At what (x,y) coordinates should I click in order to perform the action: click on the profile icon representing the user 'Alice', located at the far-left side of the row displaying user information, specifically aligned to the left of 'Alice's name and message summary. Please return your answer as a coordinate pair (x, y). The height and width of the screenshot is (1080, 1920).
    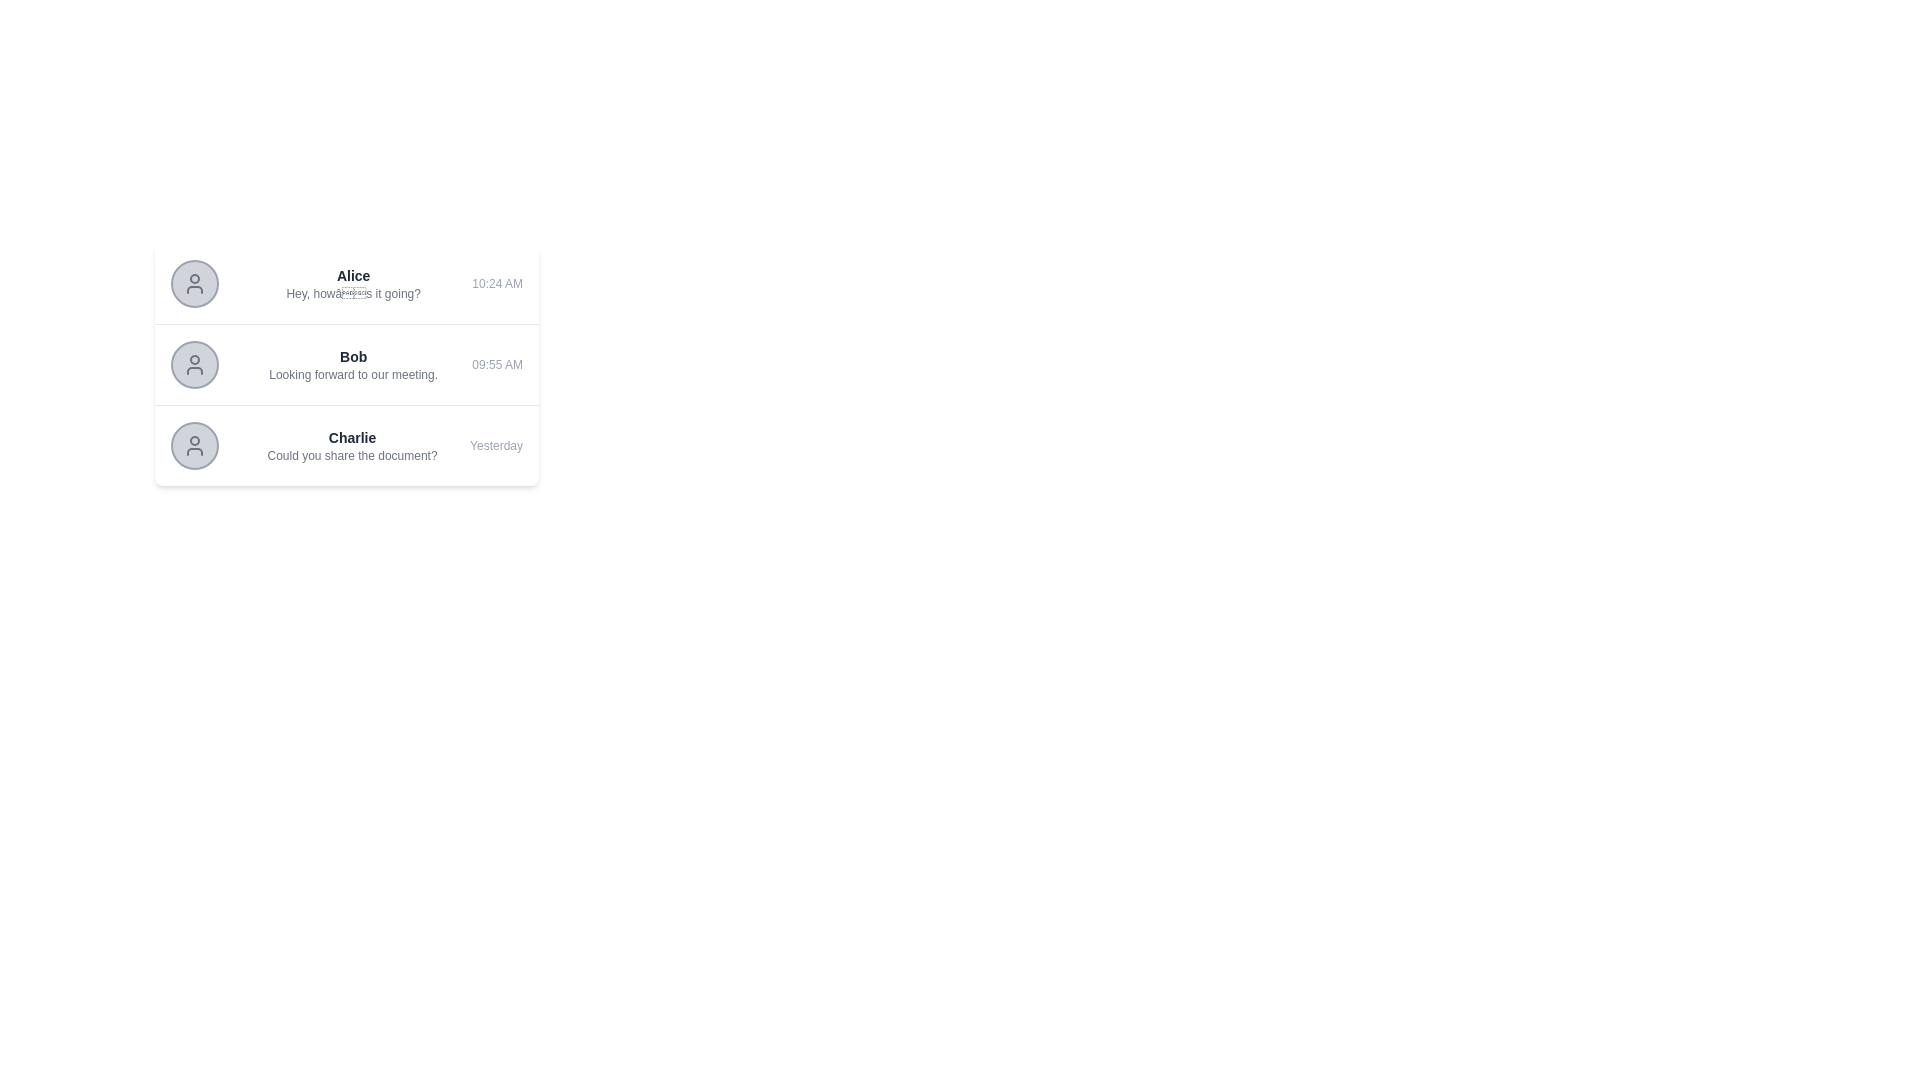
    Looking at the image, I should click on (195, 284).